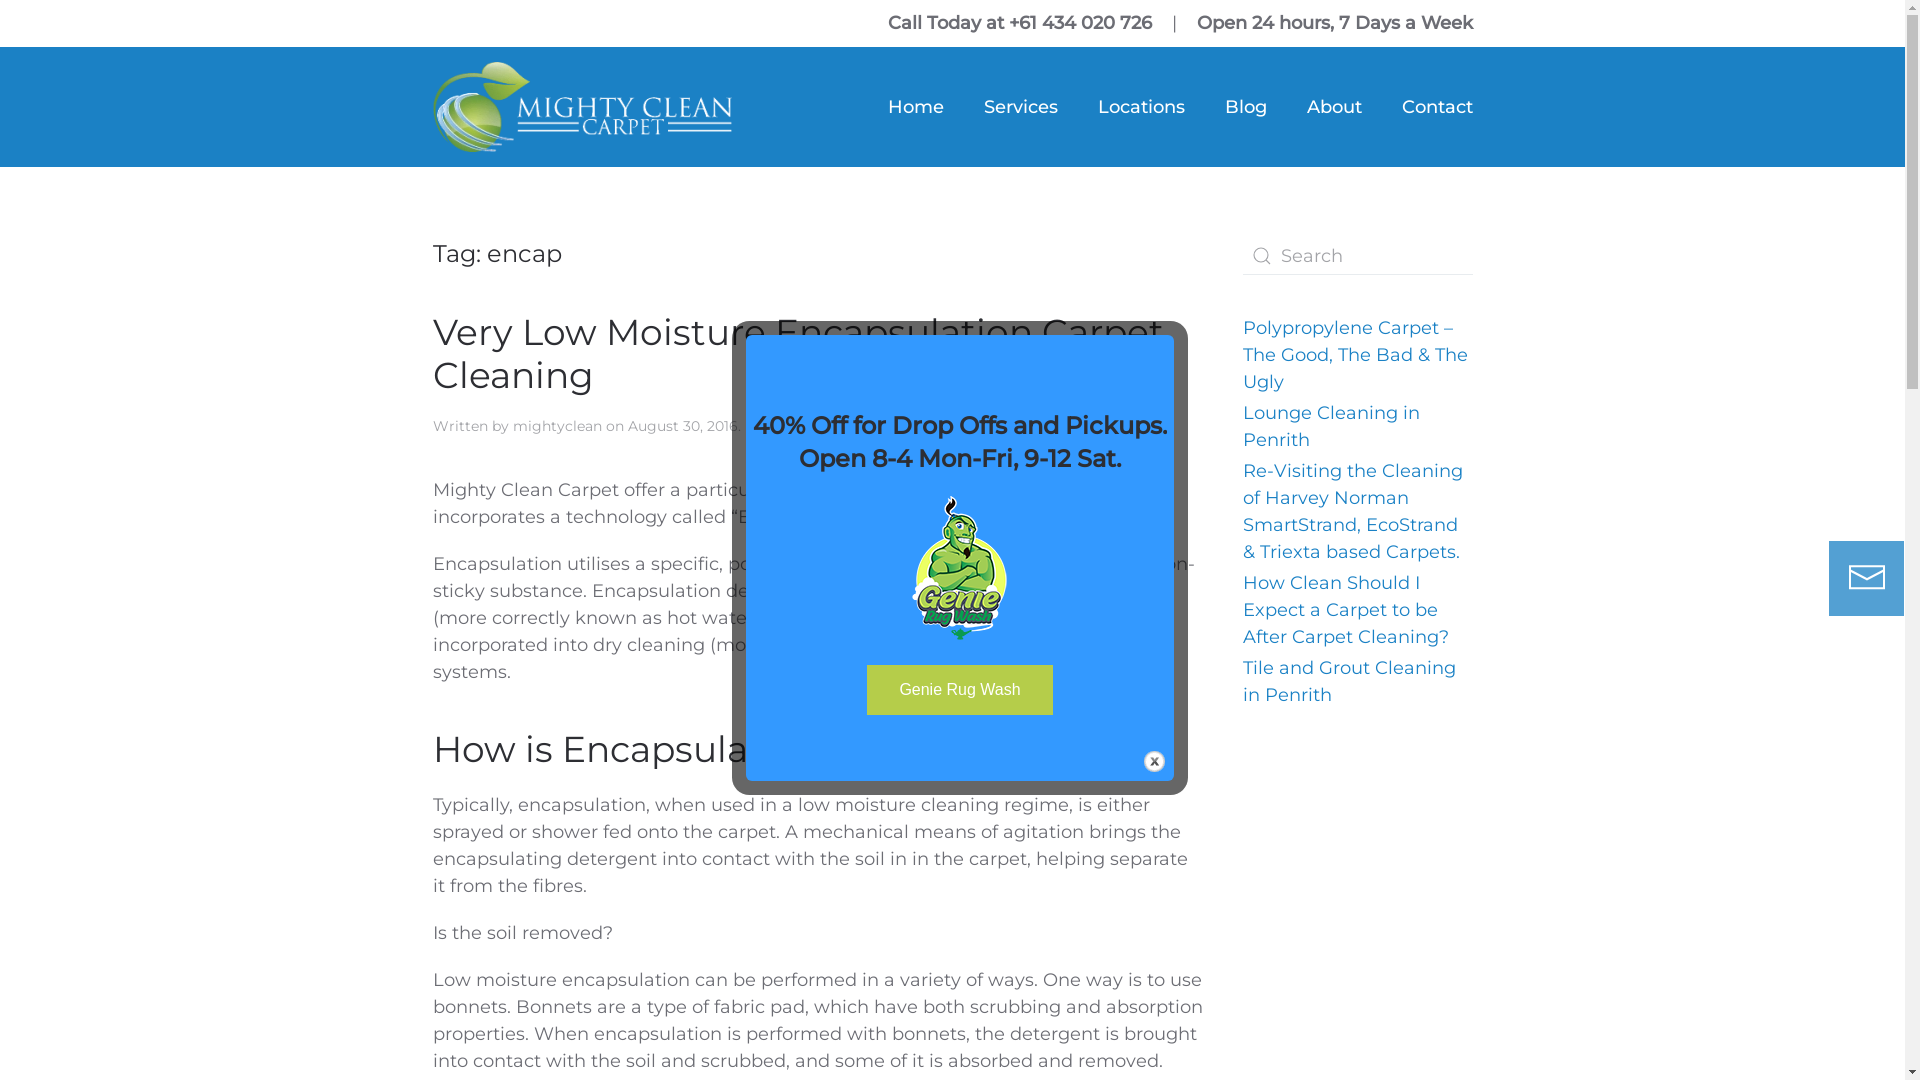 The height and width of the screenshot is (1080, 1920). What do you see at coordinates (1330, 425) in the screenshot?
I see `'Lounge Cleaning in Penrith'` at bounding box center [1330, 425].